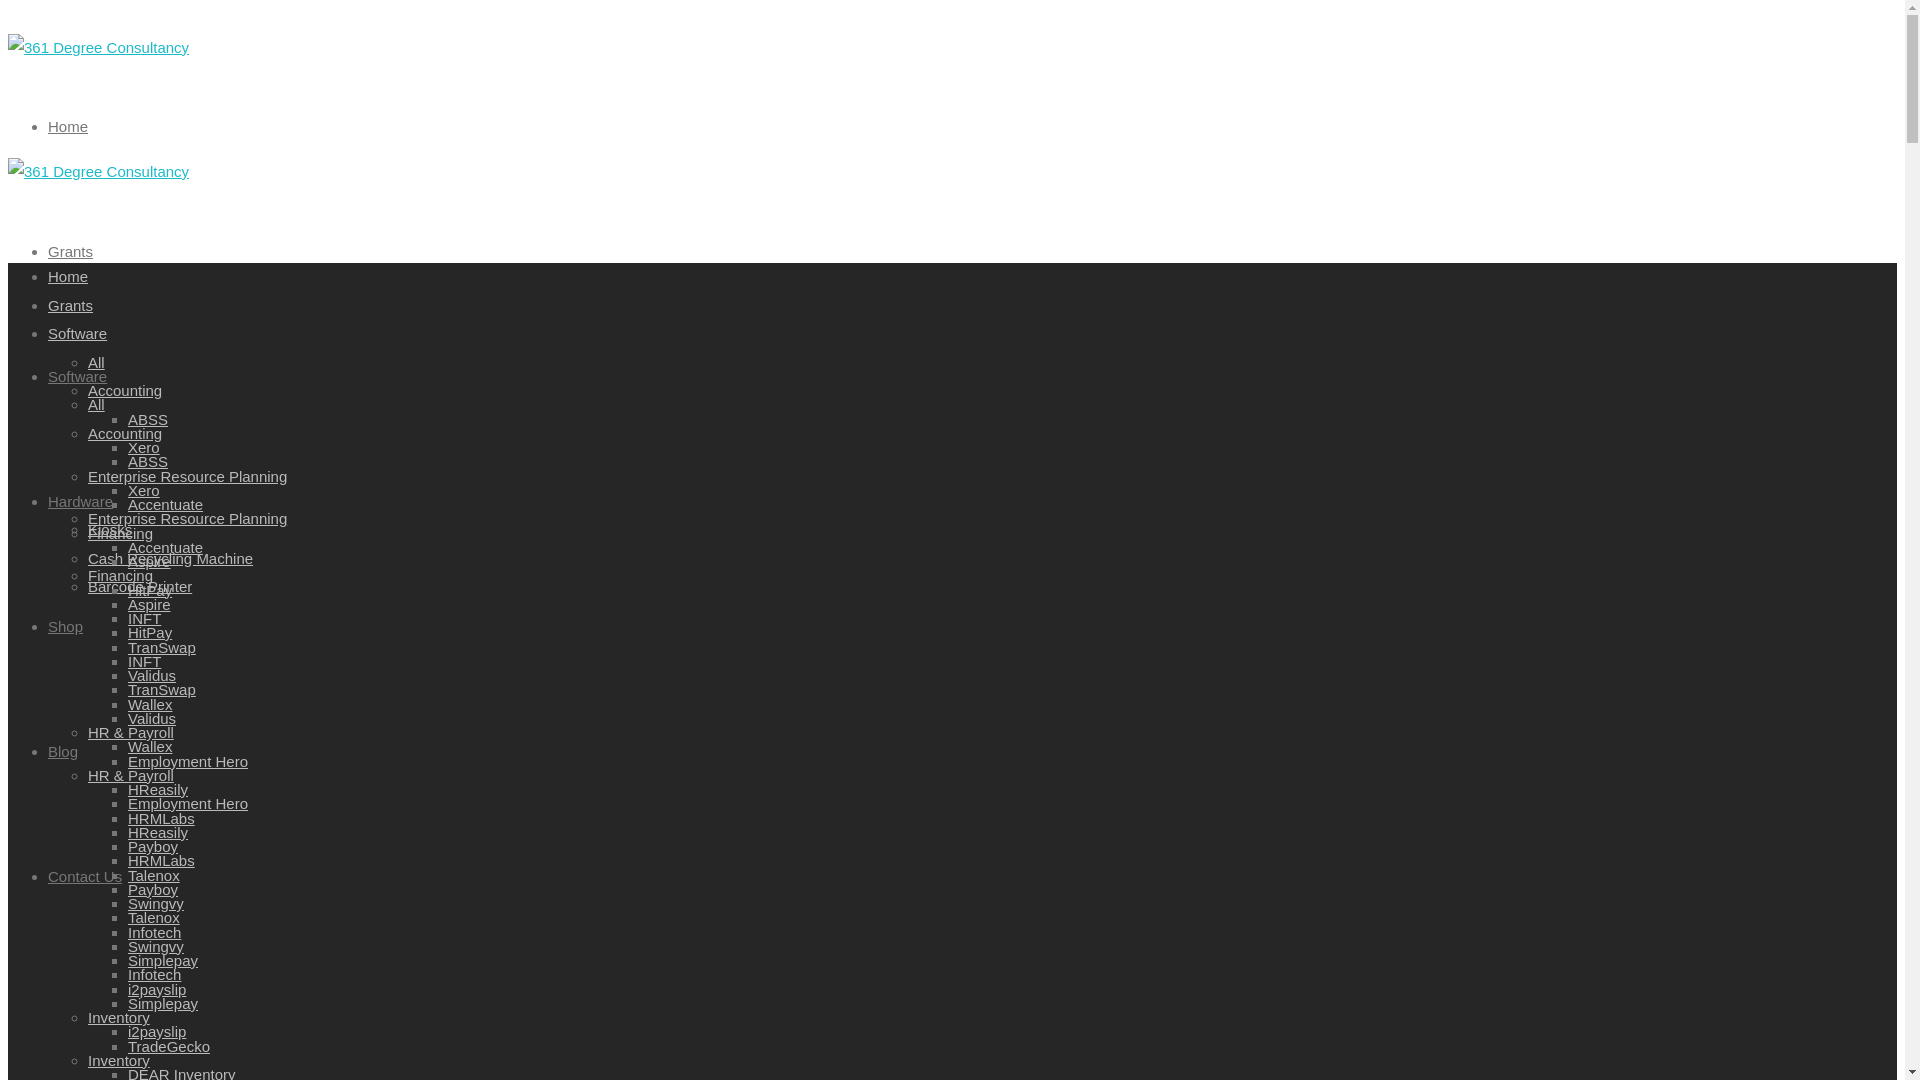  Describe the element at coordinates (162, 688) in the screenshot. I see `'TranSwap'` at that location.